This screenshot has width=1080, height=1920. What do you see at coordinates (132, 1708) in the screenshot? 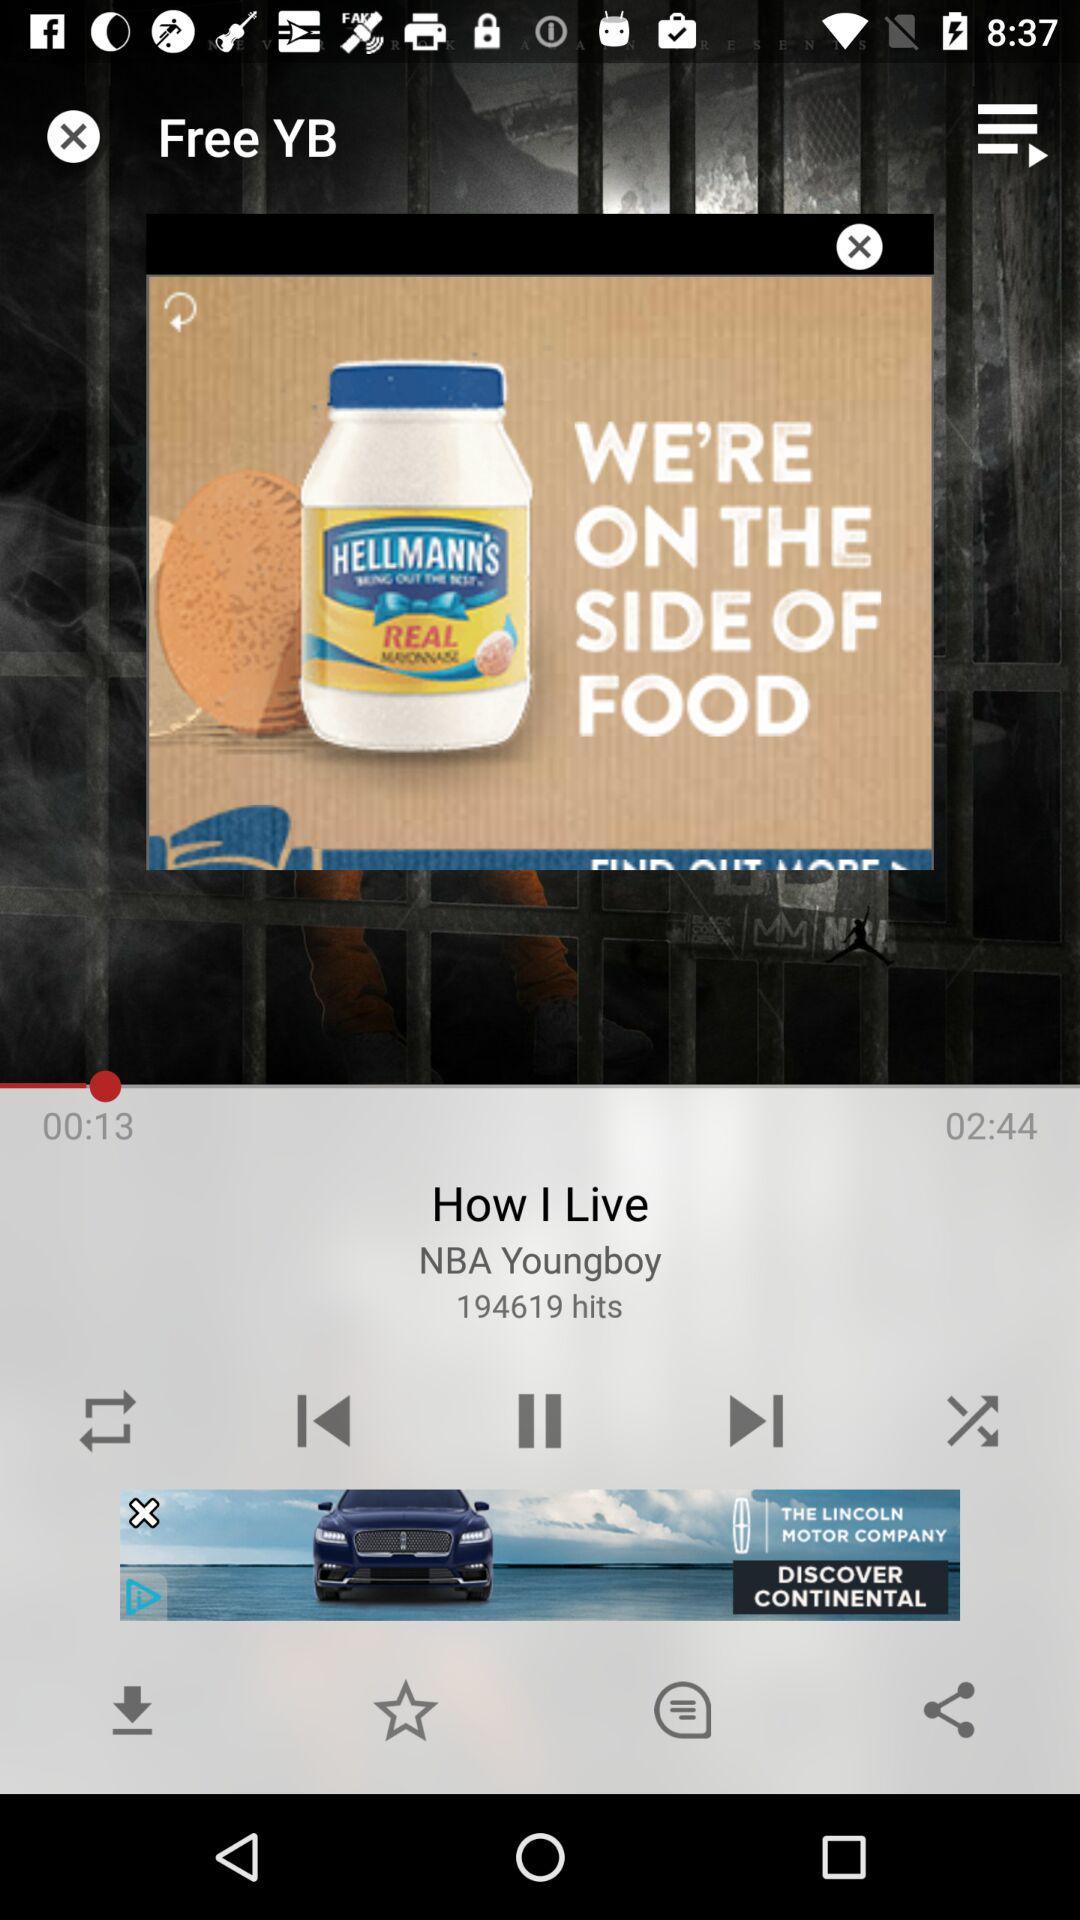
I see `download button` at bounding box center [132, 1708].